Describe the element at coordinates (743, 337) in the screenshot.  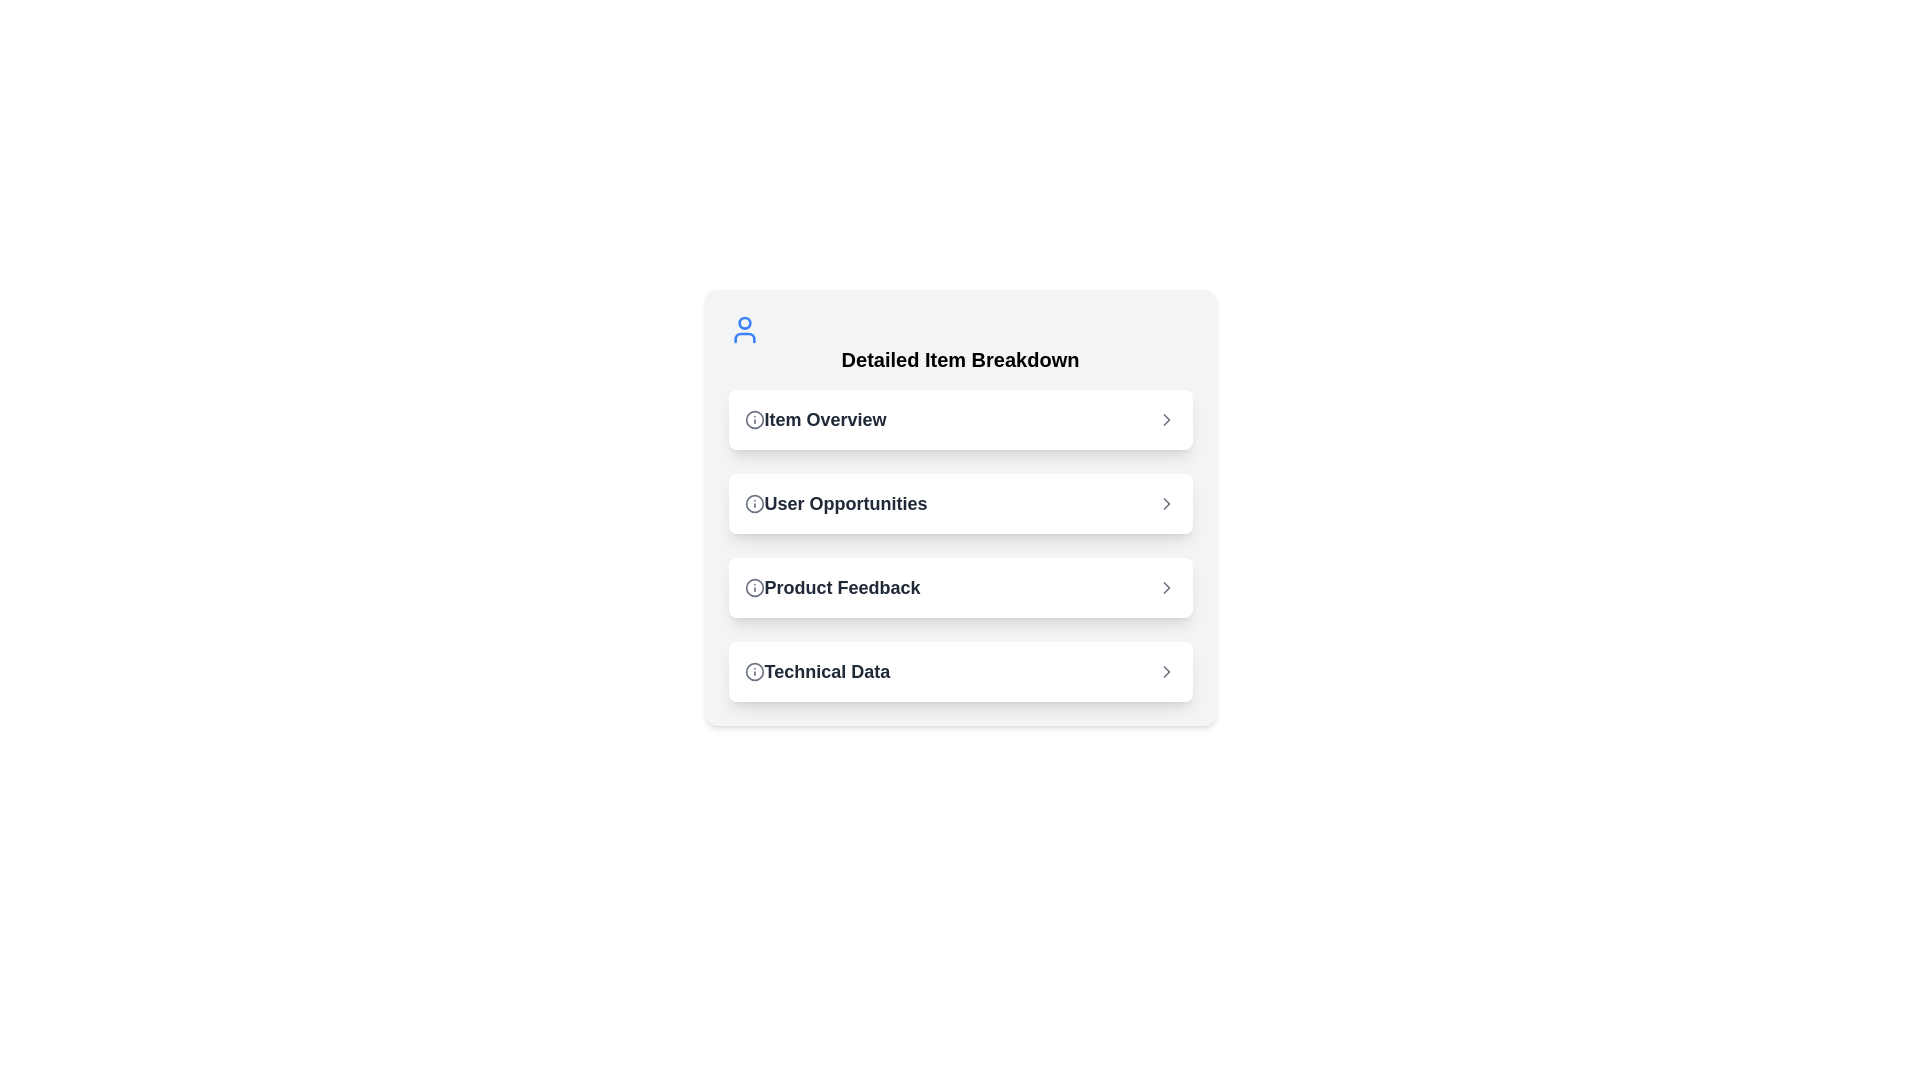
I see `the Vector shape representing the shoulders or body in the user avatar icon, located towards the bottom-middle area of the SVG graphic` at that location.